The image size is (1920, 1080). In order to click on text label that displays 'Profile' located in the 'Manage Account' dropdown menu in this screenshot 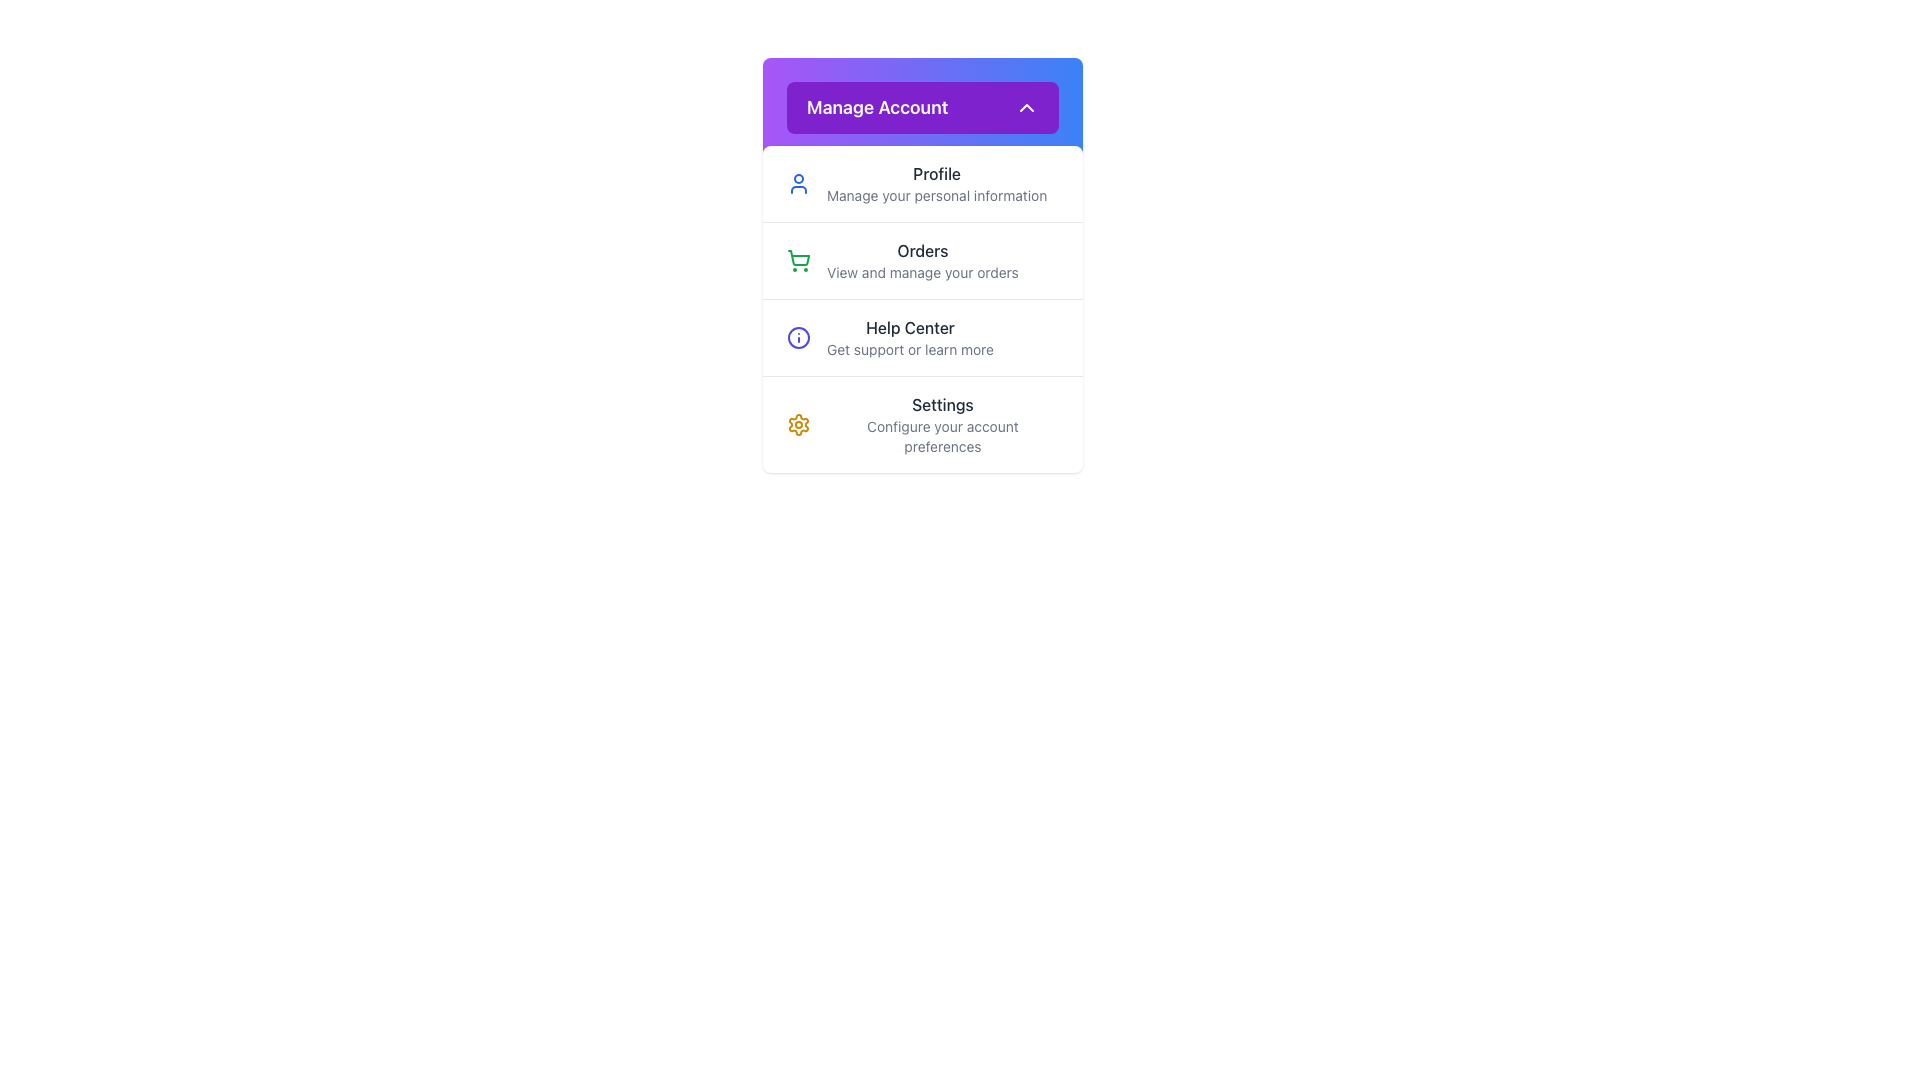, I will do `click(936, 172)`.